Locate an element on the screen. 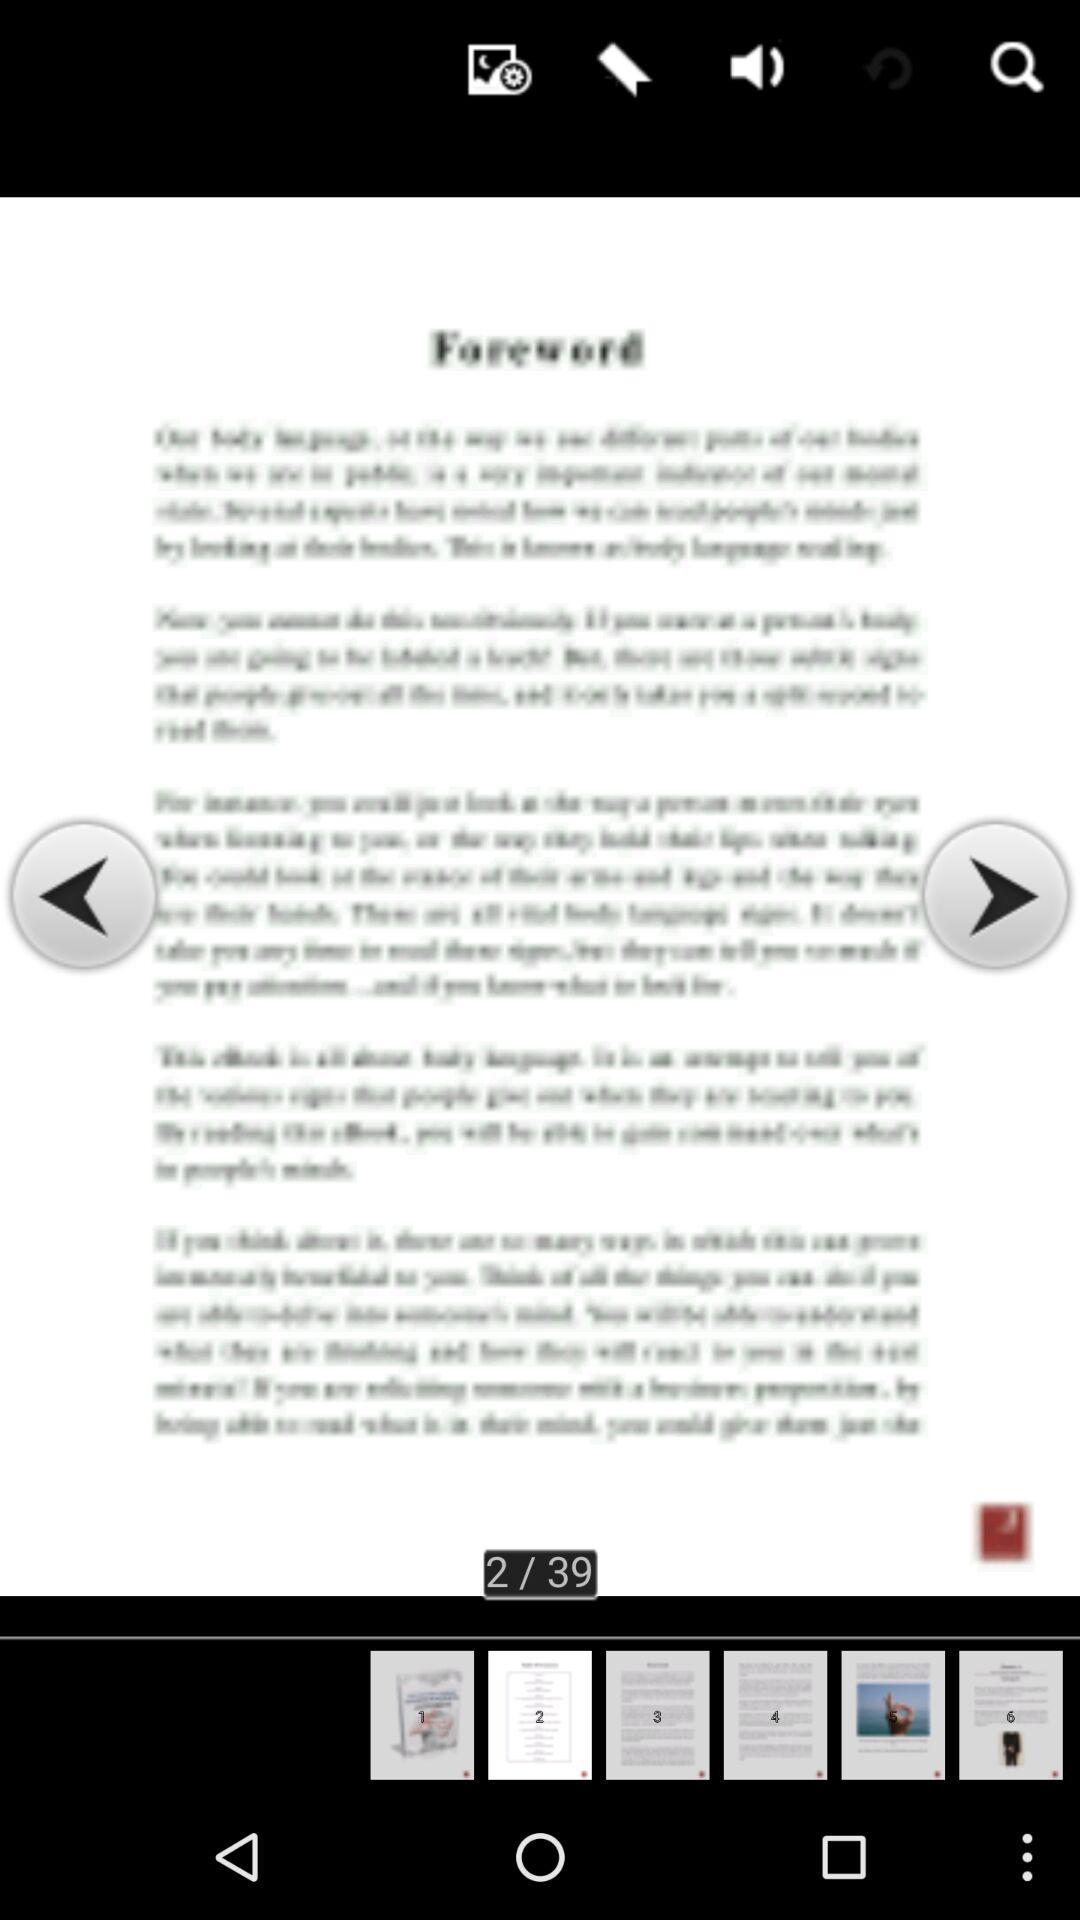 This screenshot has height=1920, width=1080. the navigation icon is located at coordinates (994, 958).